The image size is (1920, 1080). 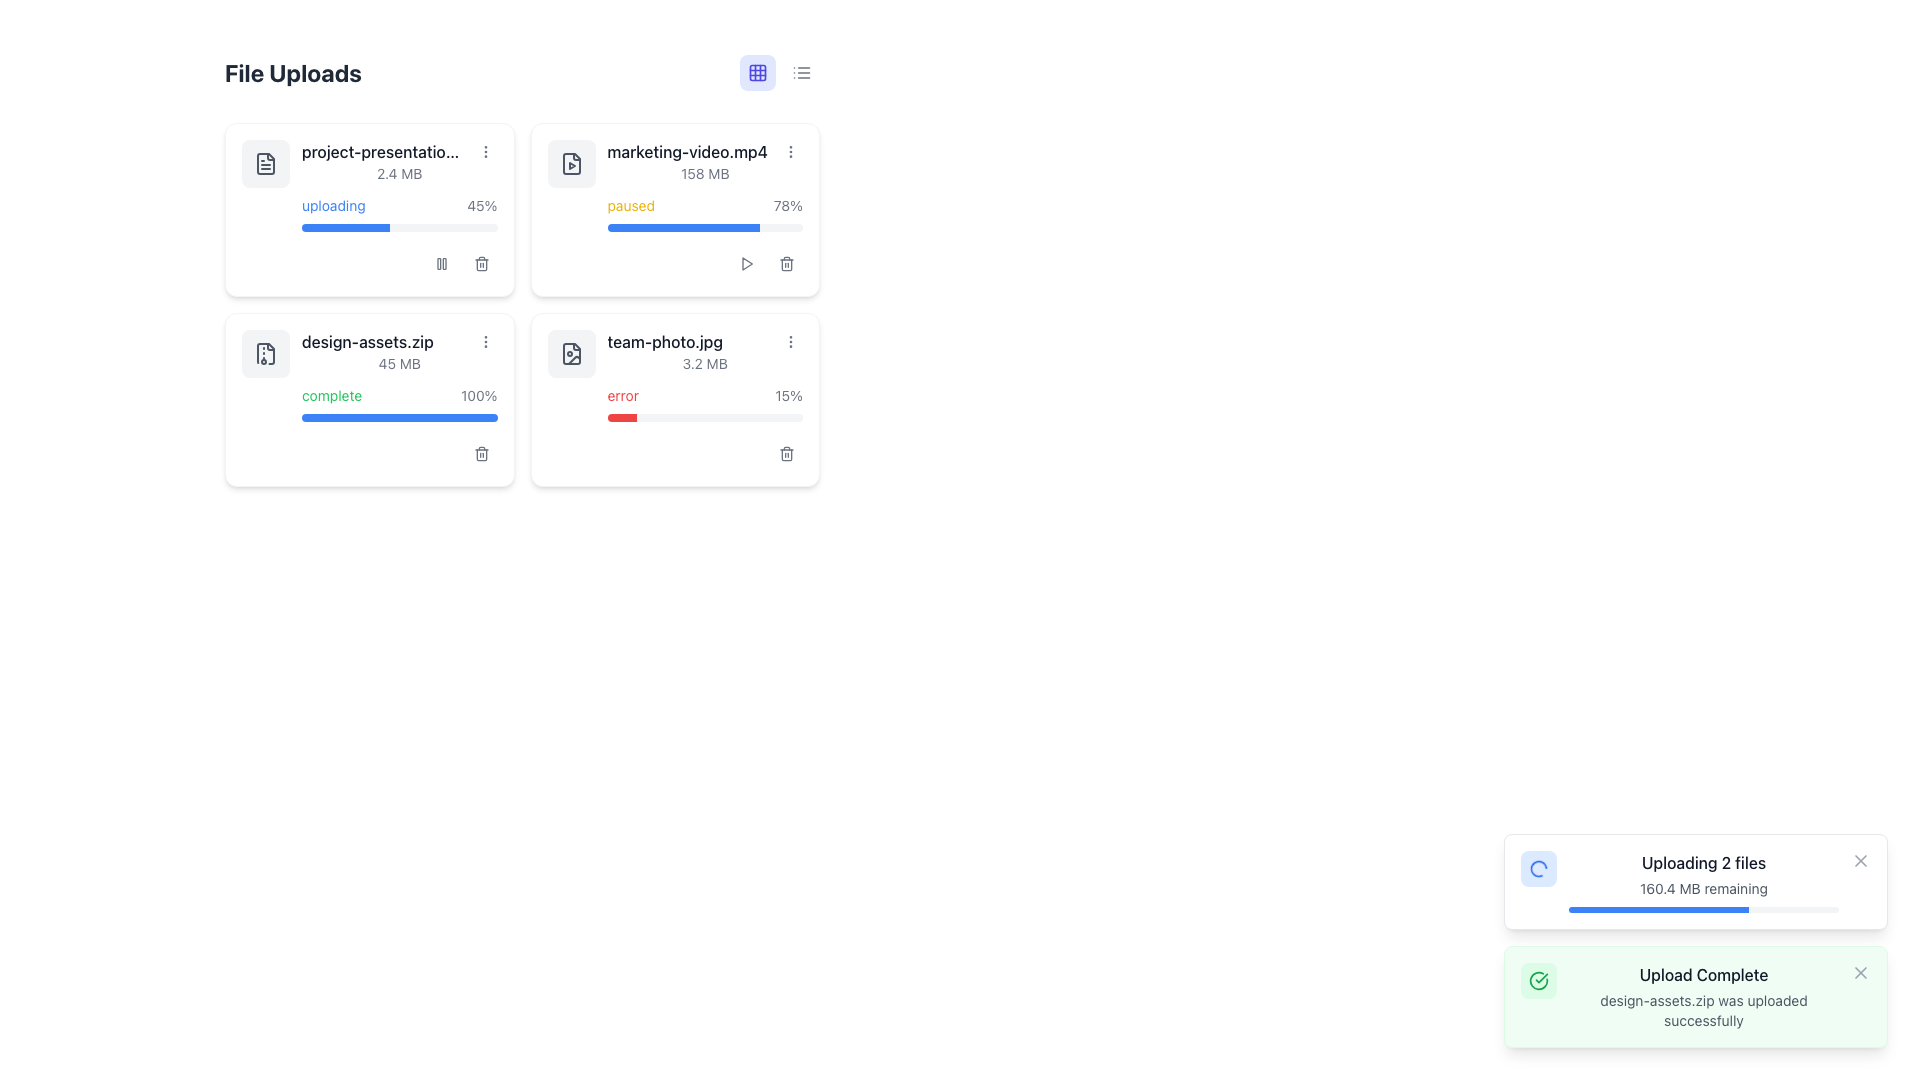 I want to click on progress bar located below the 'complete' label and '100%' text within the 'design-assets.zip' card to check its status information, so click(x=399, y=416).